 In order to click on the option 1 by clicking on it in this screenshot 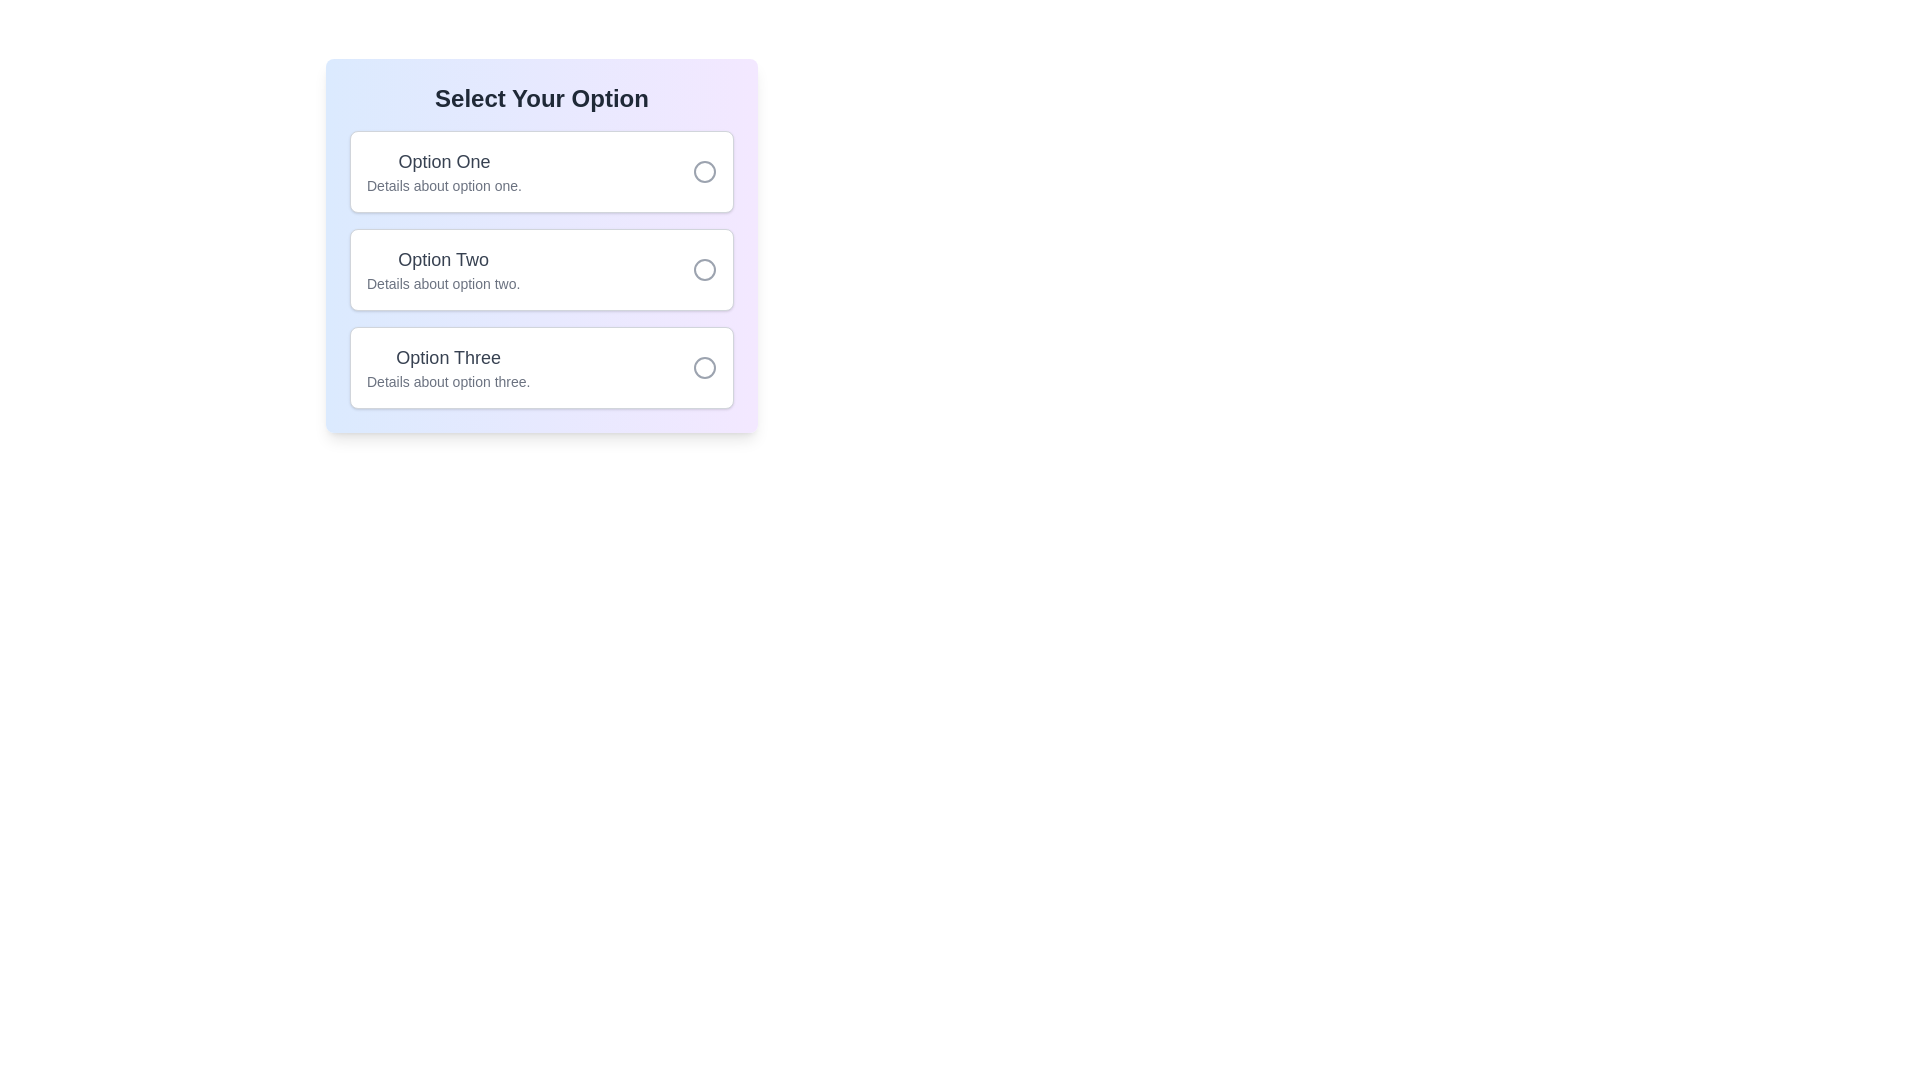, I will do `click(542, 171)`.